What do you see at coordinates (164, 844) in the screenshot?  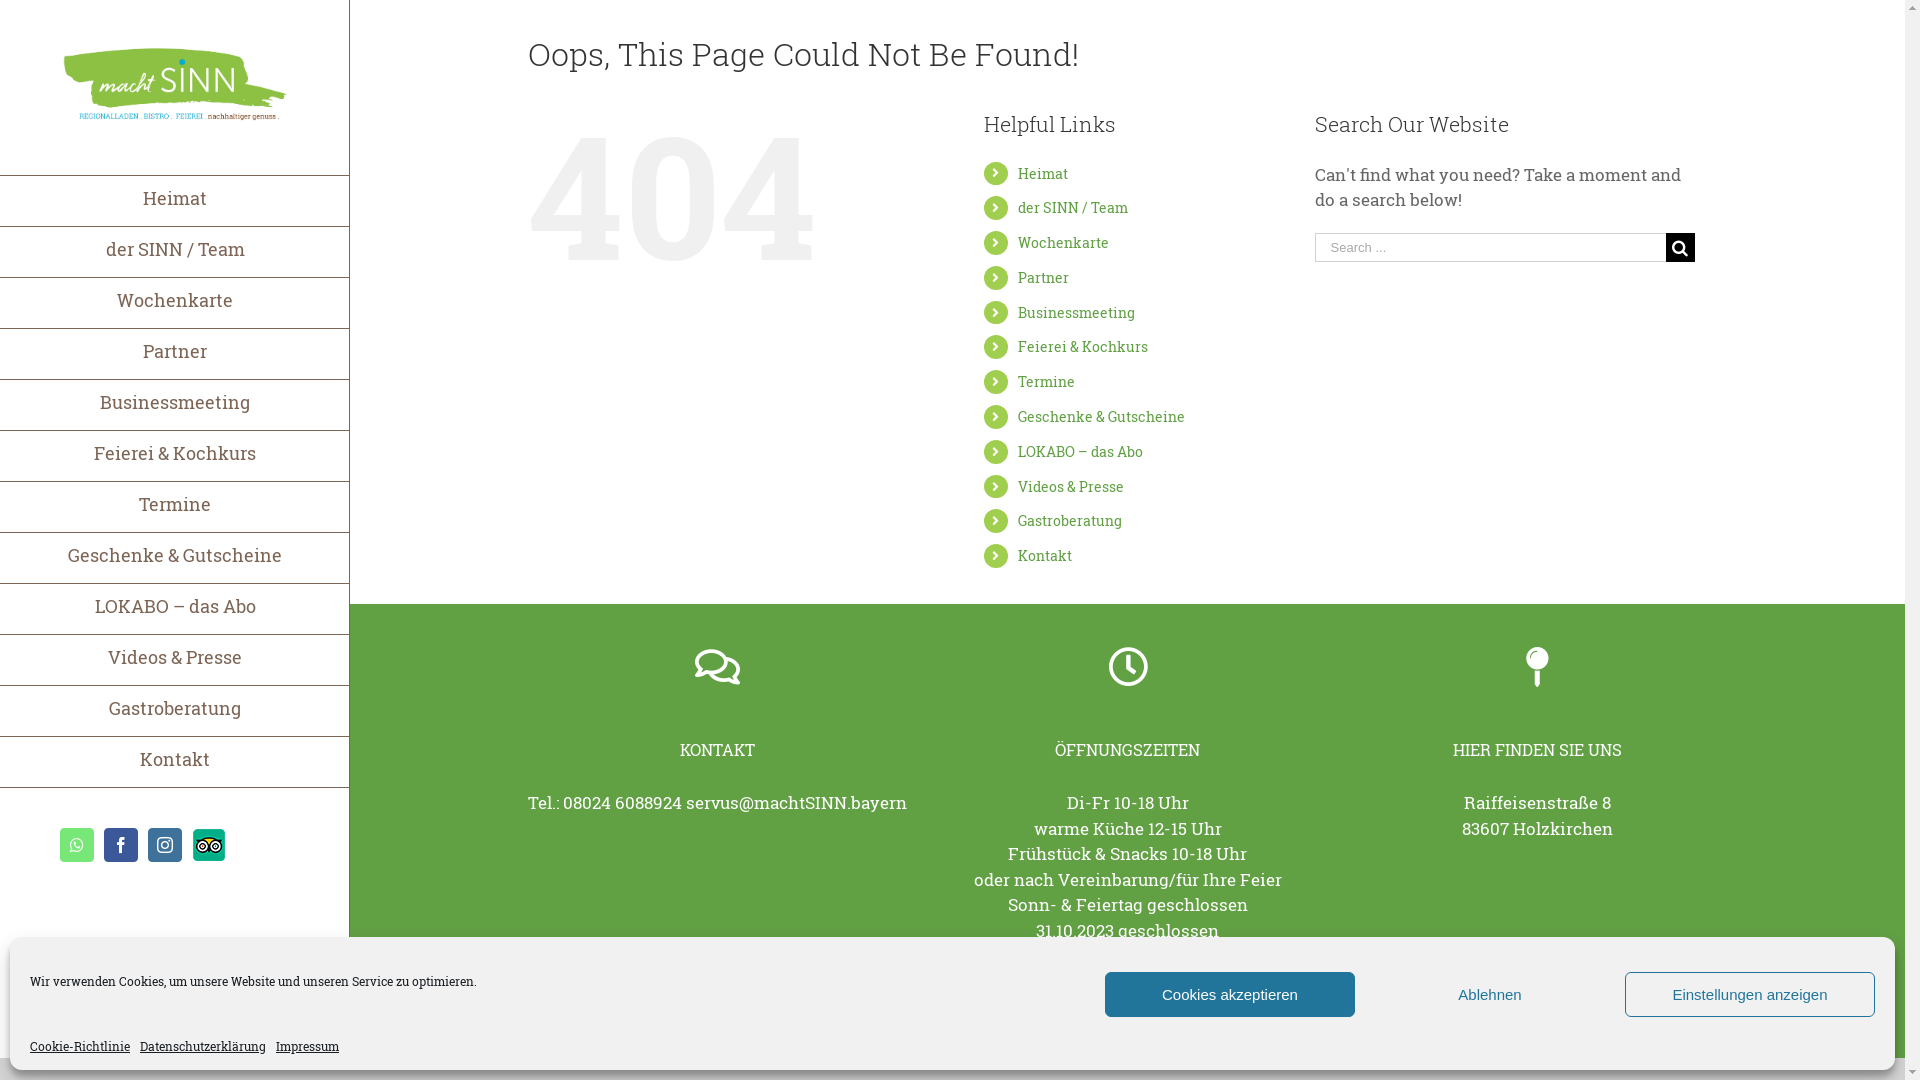 I see `'Instagram'` at bounding box center [164, 844].